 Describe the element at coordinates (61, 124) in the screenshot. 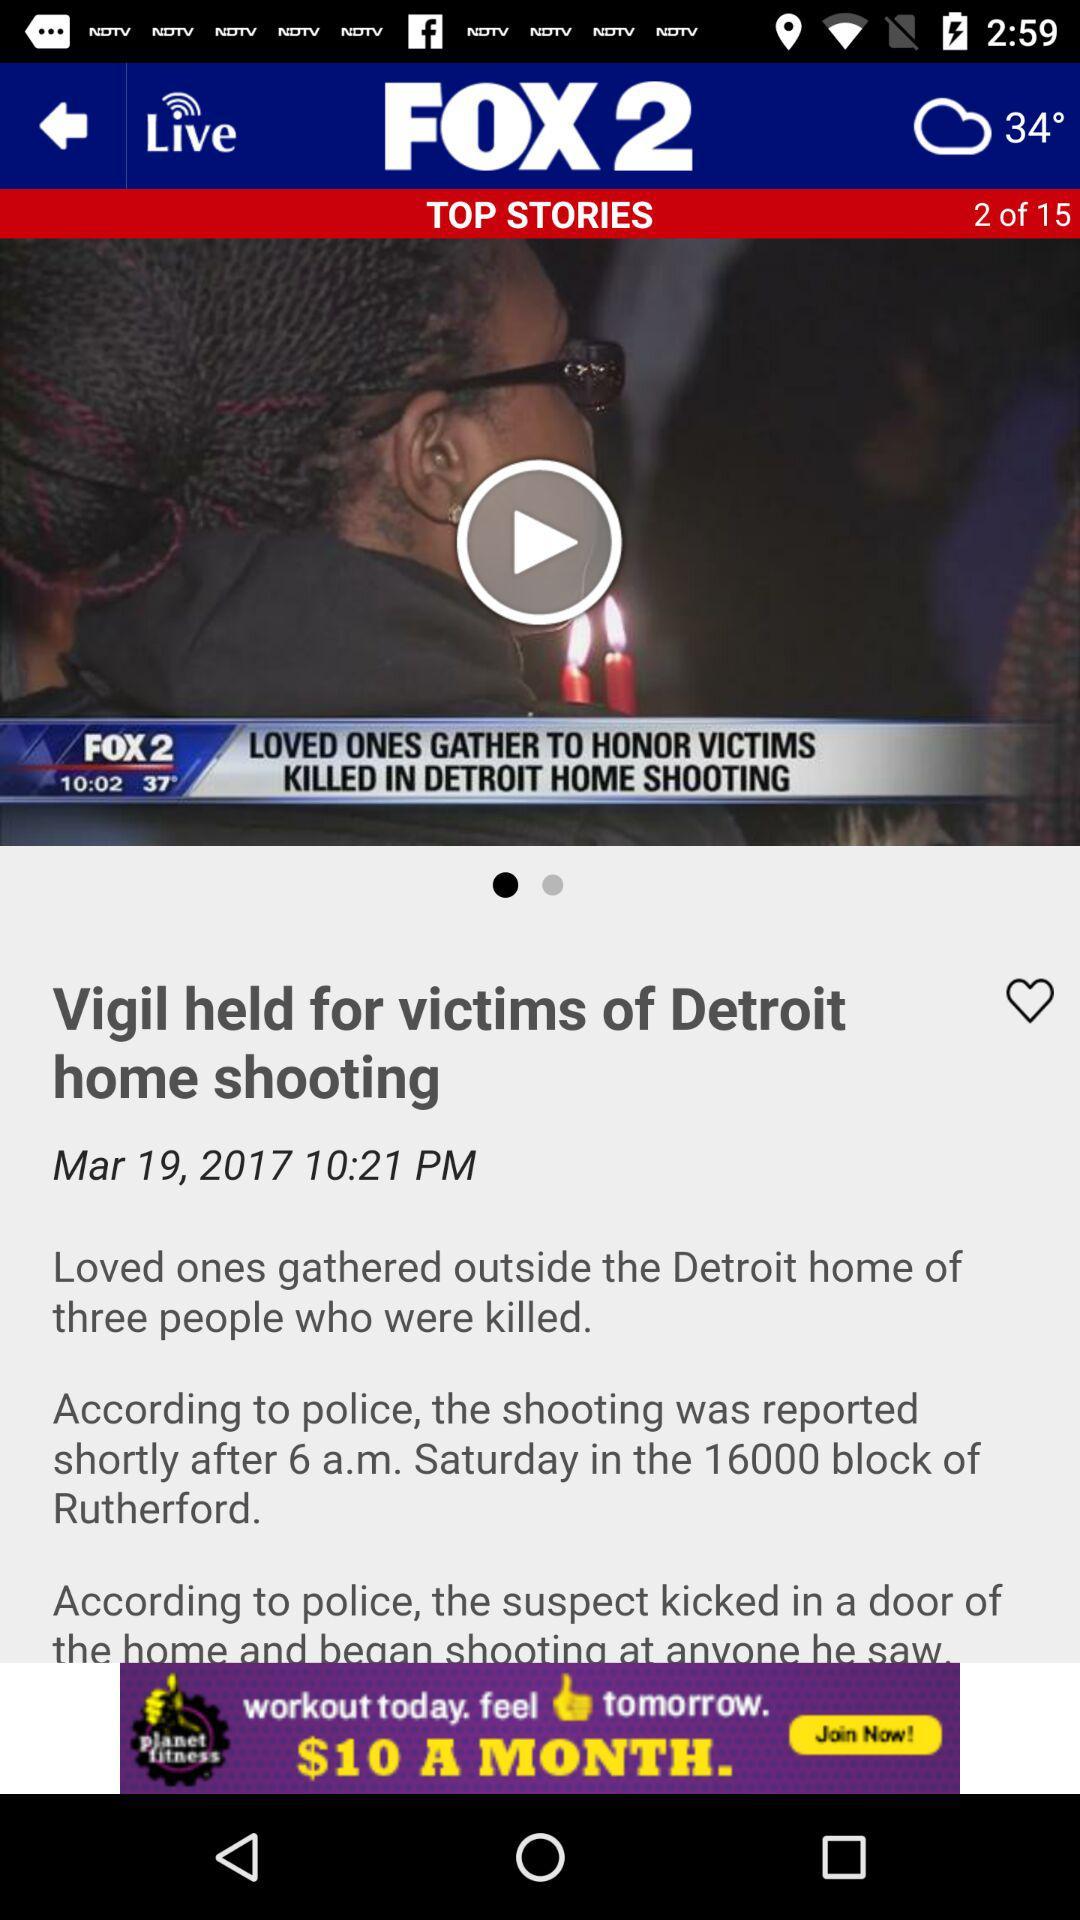

I see `the arrow_backward icon` at that location.